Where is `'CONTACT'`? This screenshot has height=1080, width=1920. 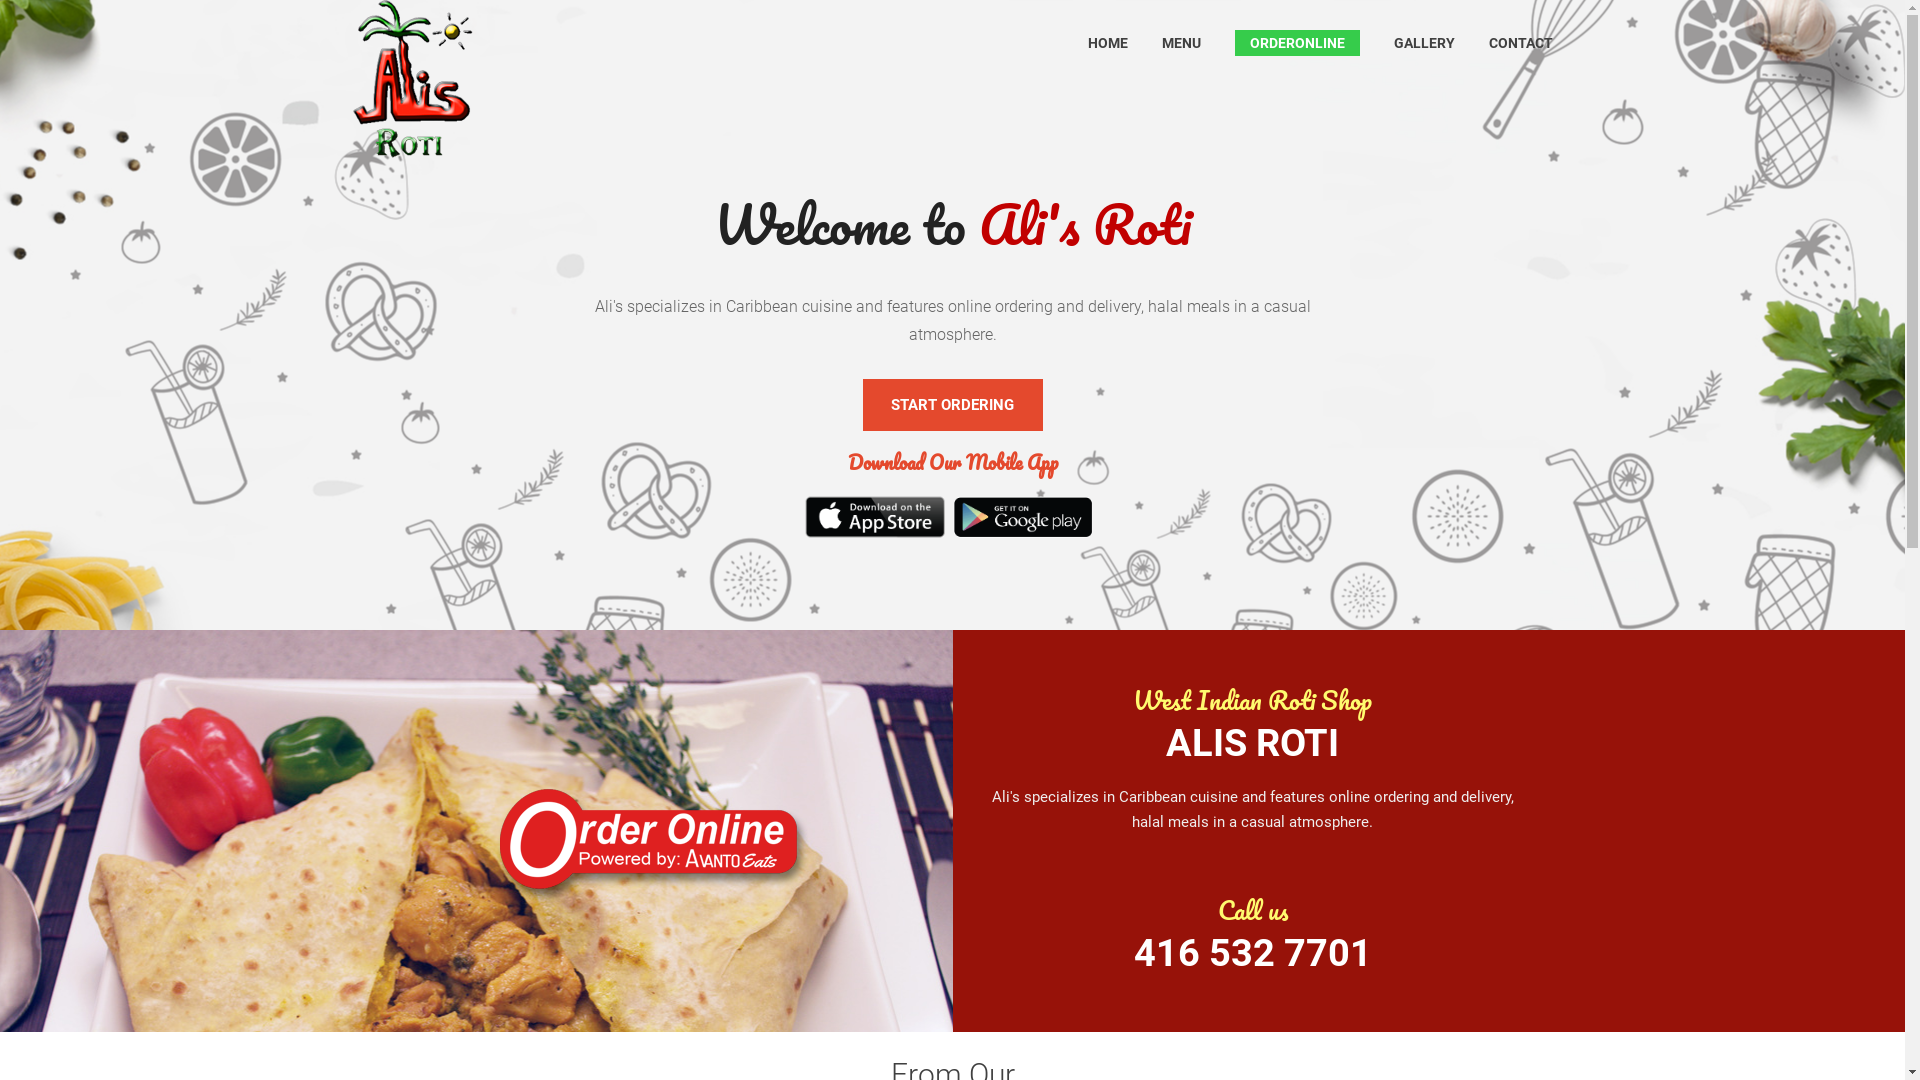
'CONTACT' is located at coordinates (1488, 42).